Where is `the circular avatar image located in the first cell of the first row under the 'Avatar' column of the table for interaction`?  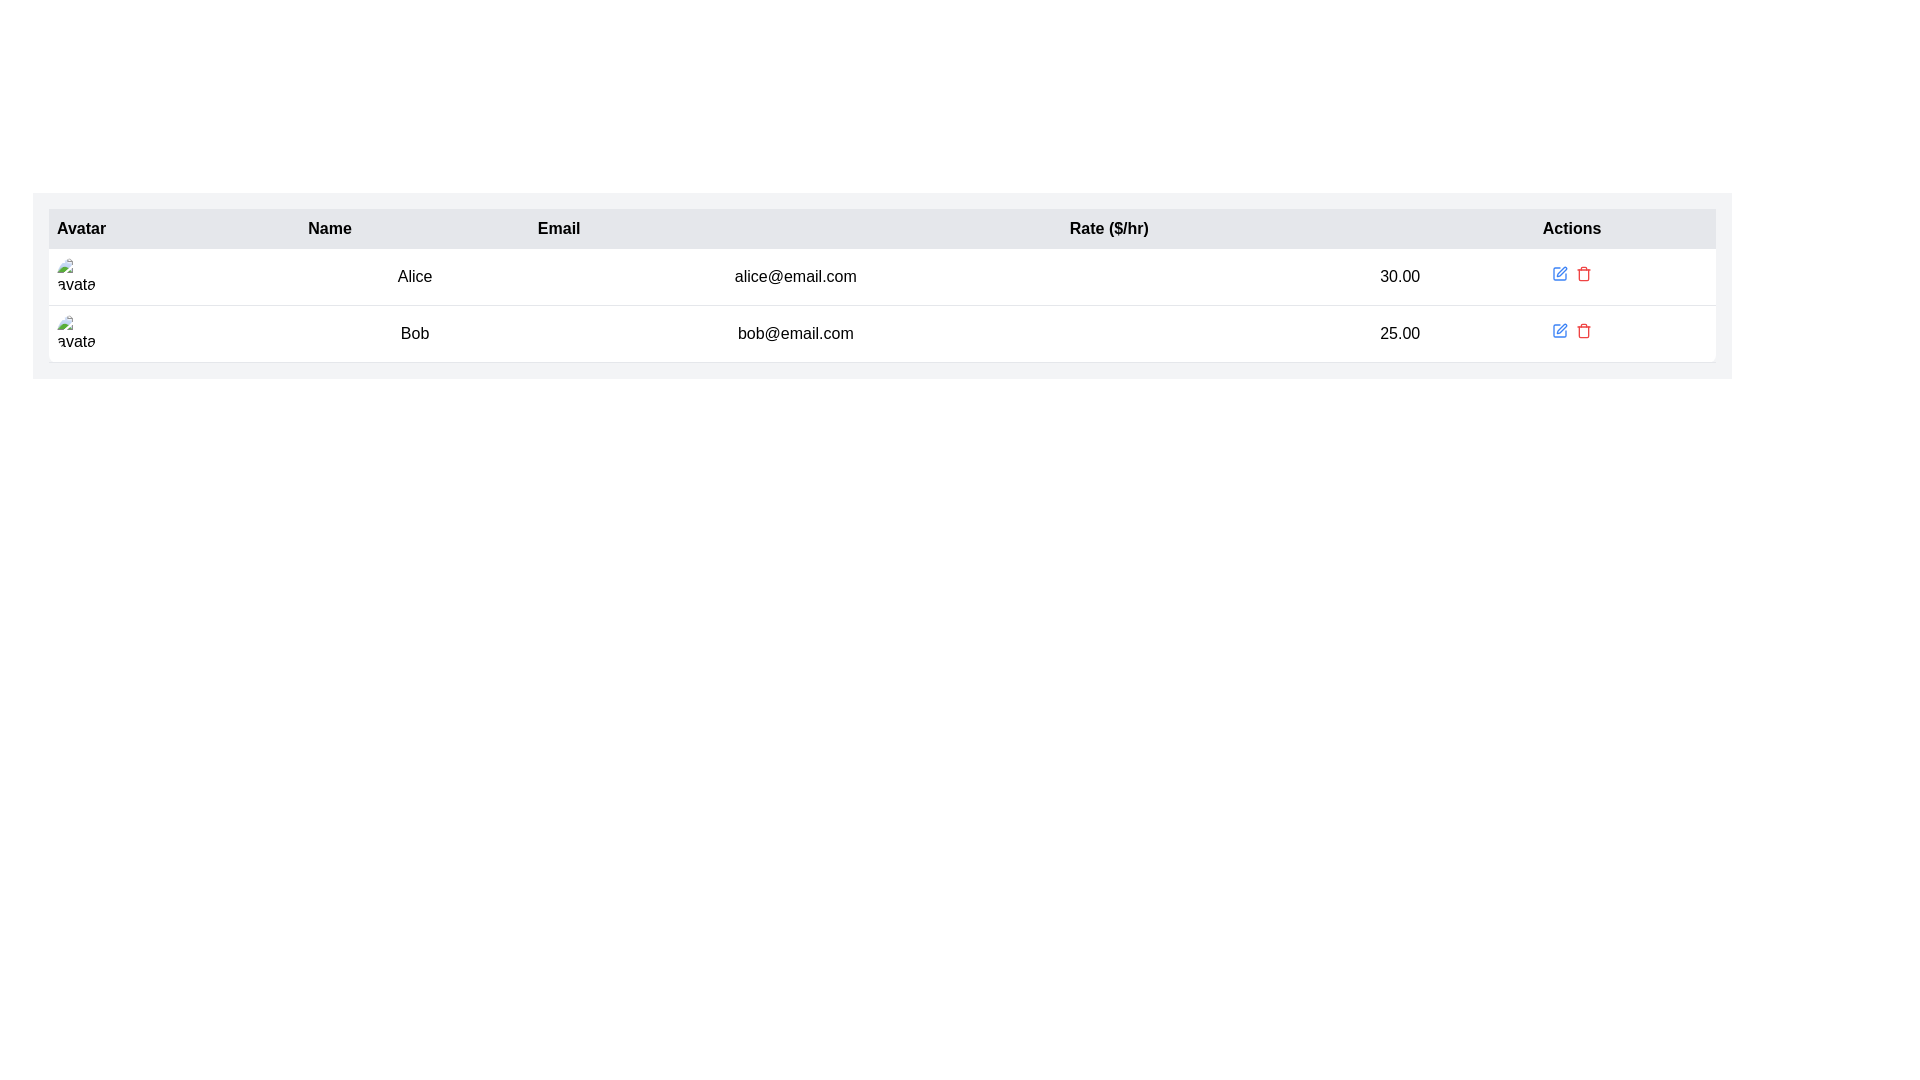
the circular avatar image located in the first cell of the first row under the 'Avatar' column of the table for interaction is located at coordinates (76, 277).